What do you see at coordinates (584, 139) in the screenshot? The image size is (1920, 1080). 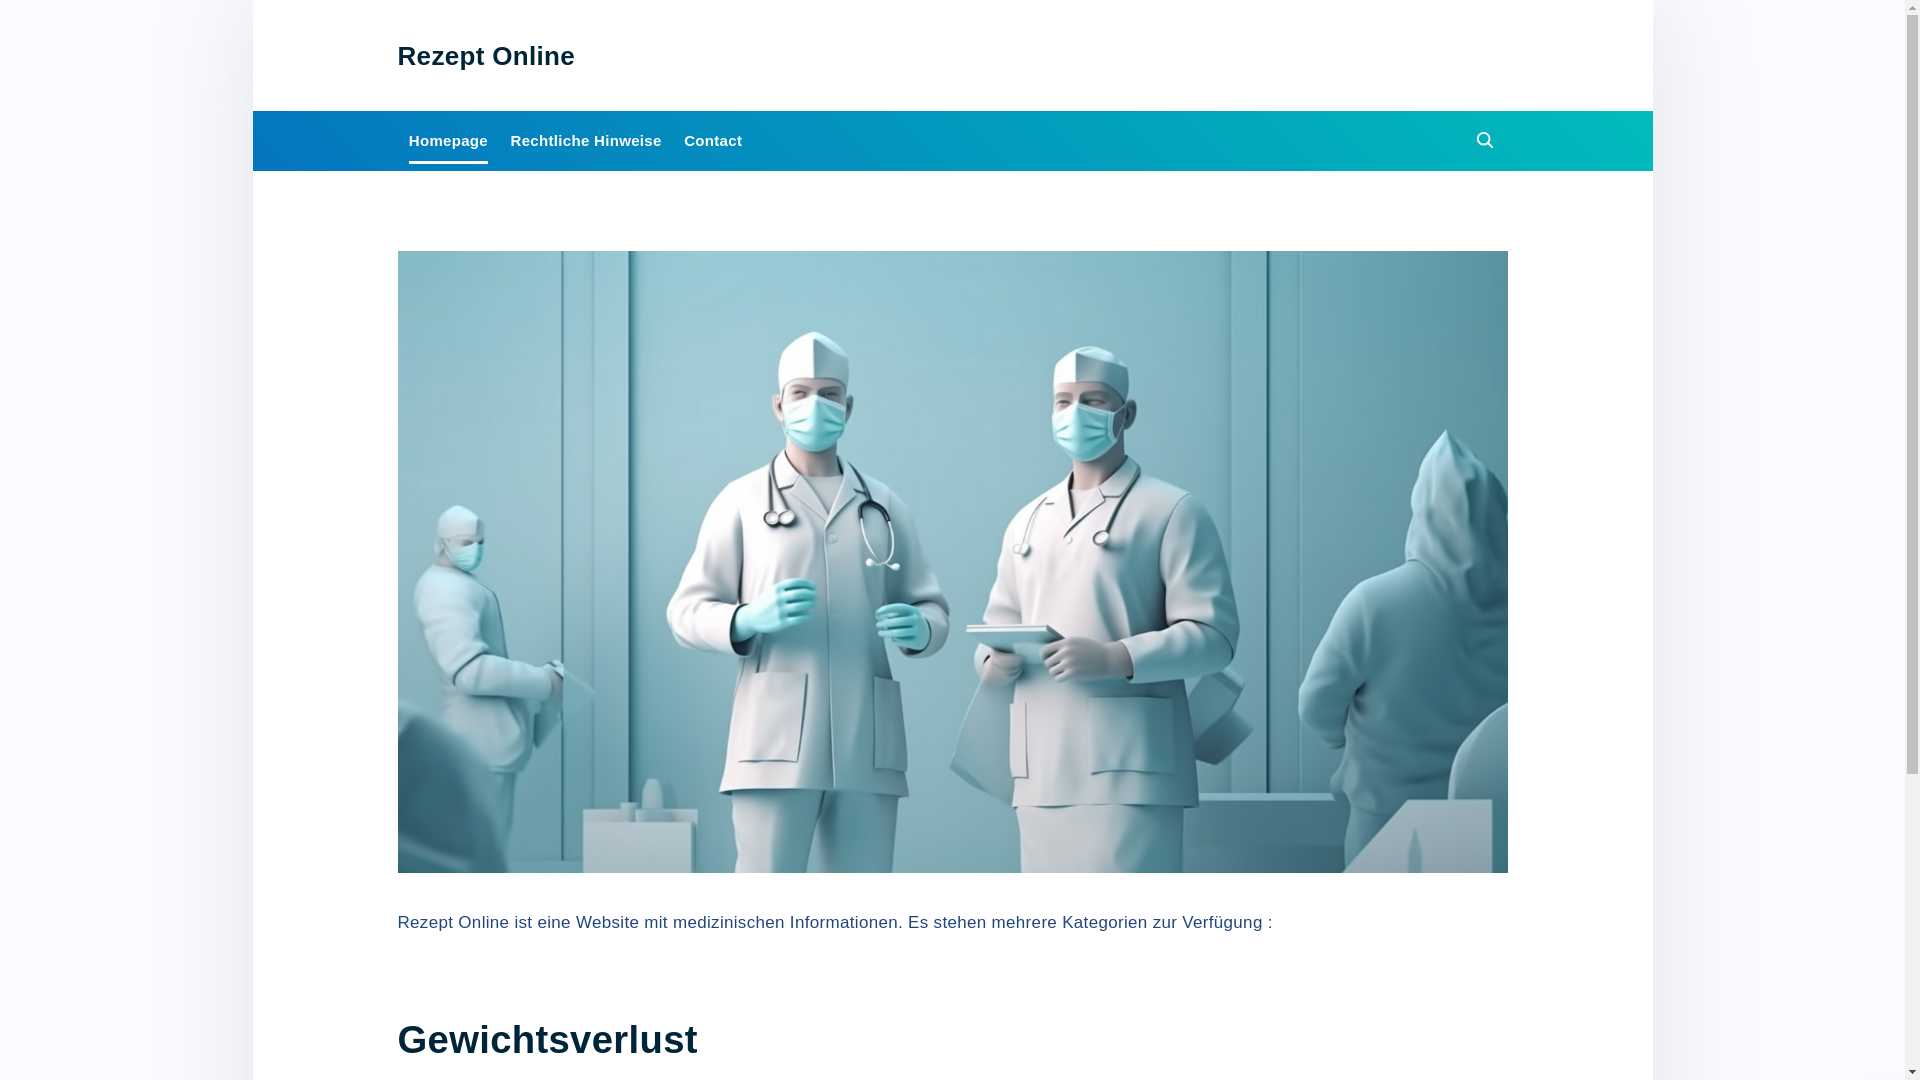 I see `'Rechtliche Hinweise'` at bounding box center [584, 139].